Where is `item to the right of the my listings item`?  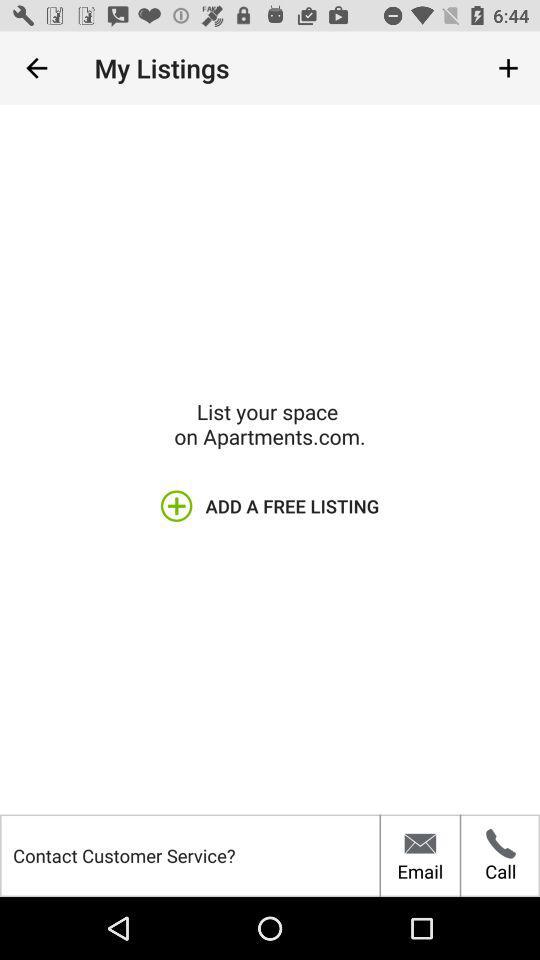 item to the right of the my listings item is located at coordinates (508, 68).